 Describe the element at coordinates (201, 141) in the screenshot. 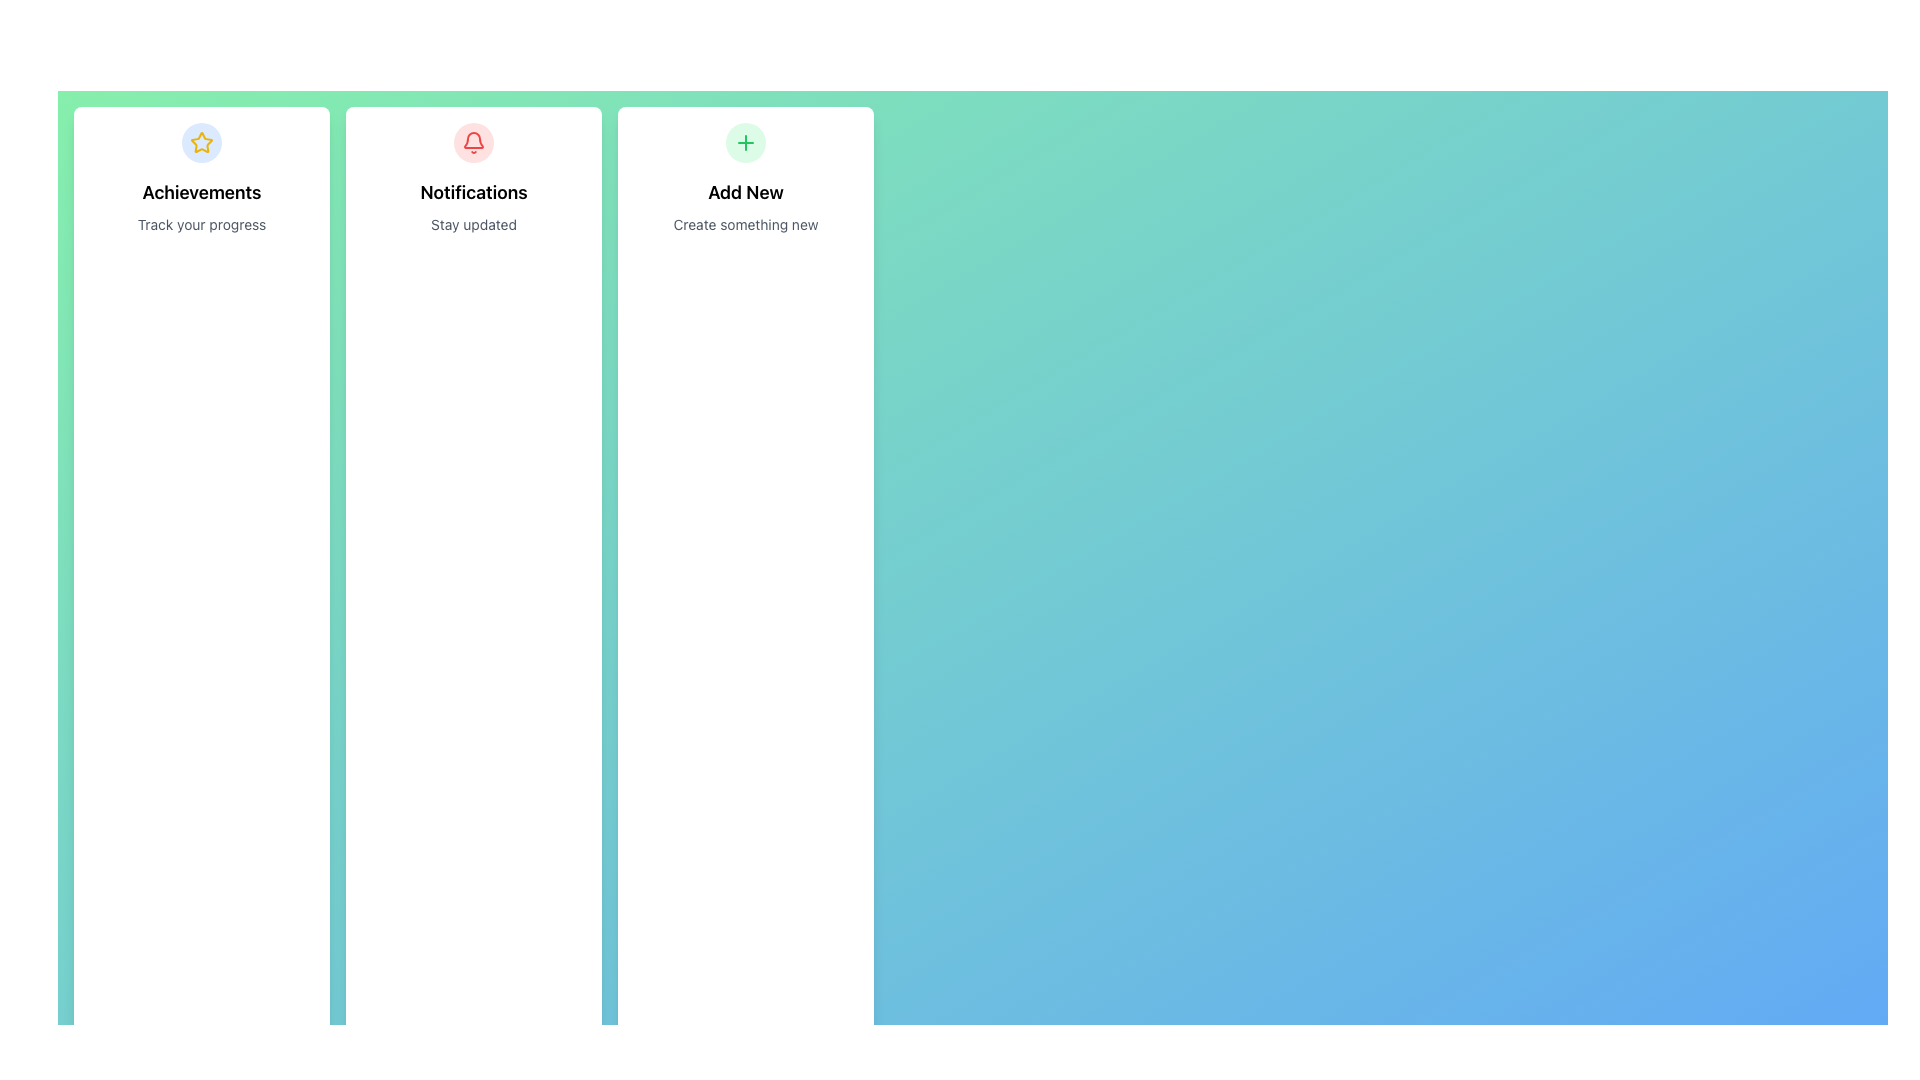

I see `the decorative achievement icon located at the top center of the 'Achievements' card, directly above the text 'Achievements' and 'Track your progress'` at that location.